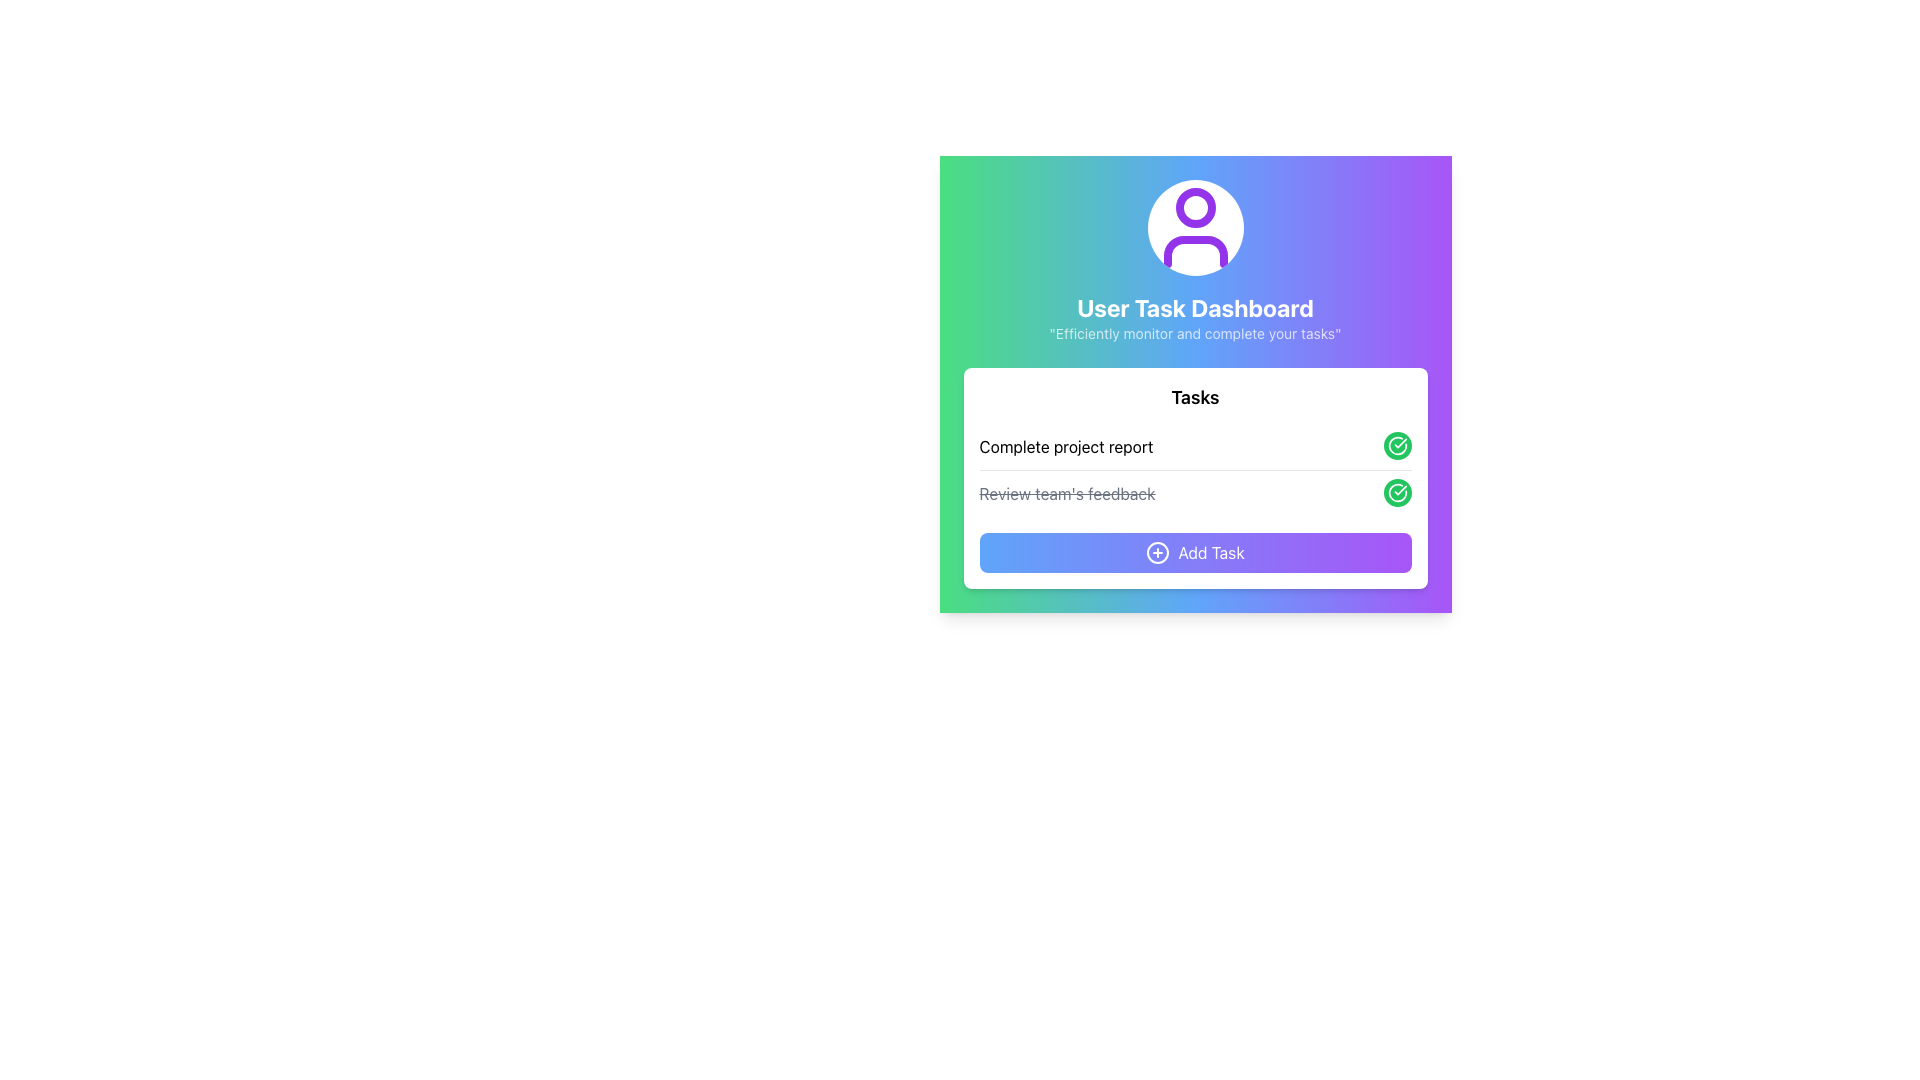  I want to click on the bright green circular button with a white checkmark located under the 'Tasks' section, to the right of 'Complete project report', so click(1396, 445).